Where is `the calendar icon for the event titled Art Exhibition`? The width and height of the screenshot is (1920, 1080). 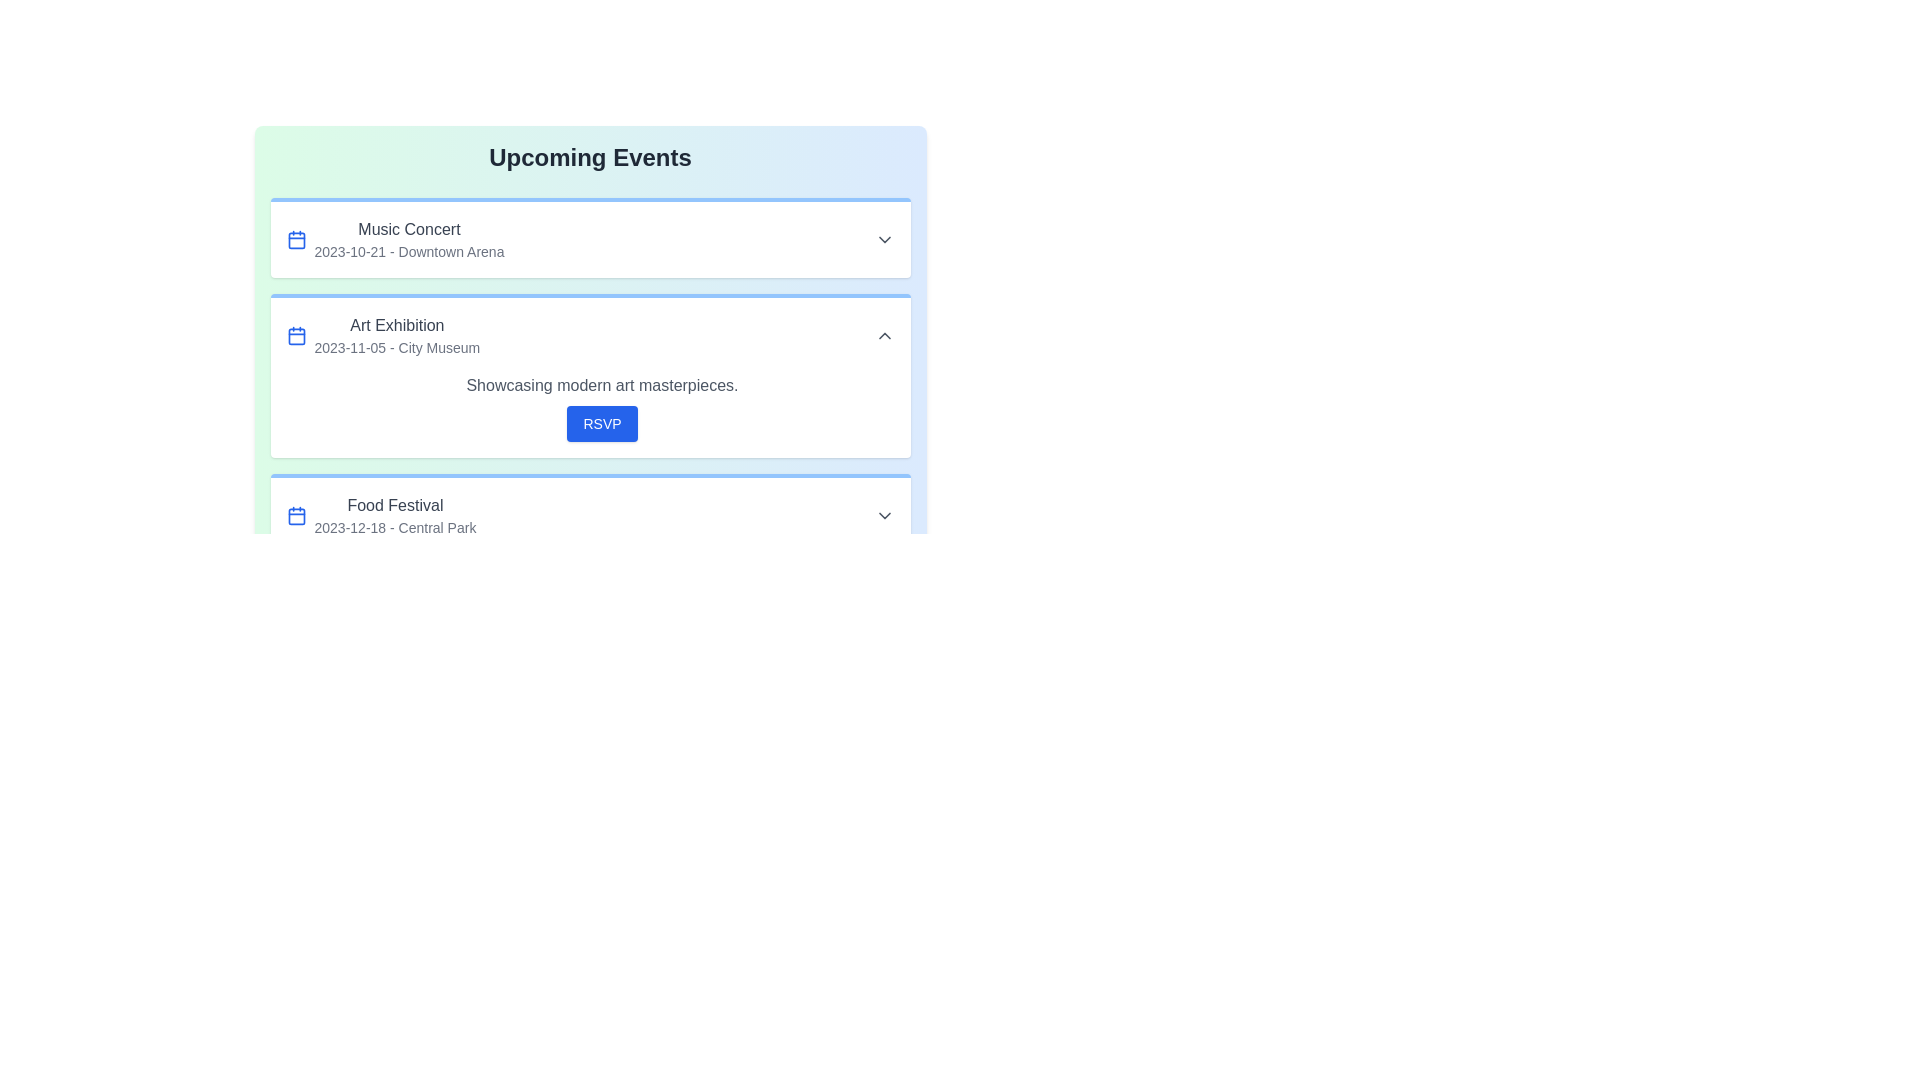 the calendar icon for the event titled Art Exhibition is located at coordinates (295, 334).